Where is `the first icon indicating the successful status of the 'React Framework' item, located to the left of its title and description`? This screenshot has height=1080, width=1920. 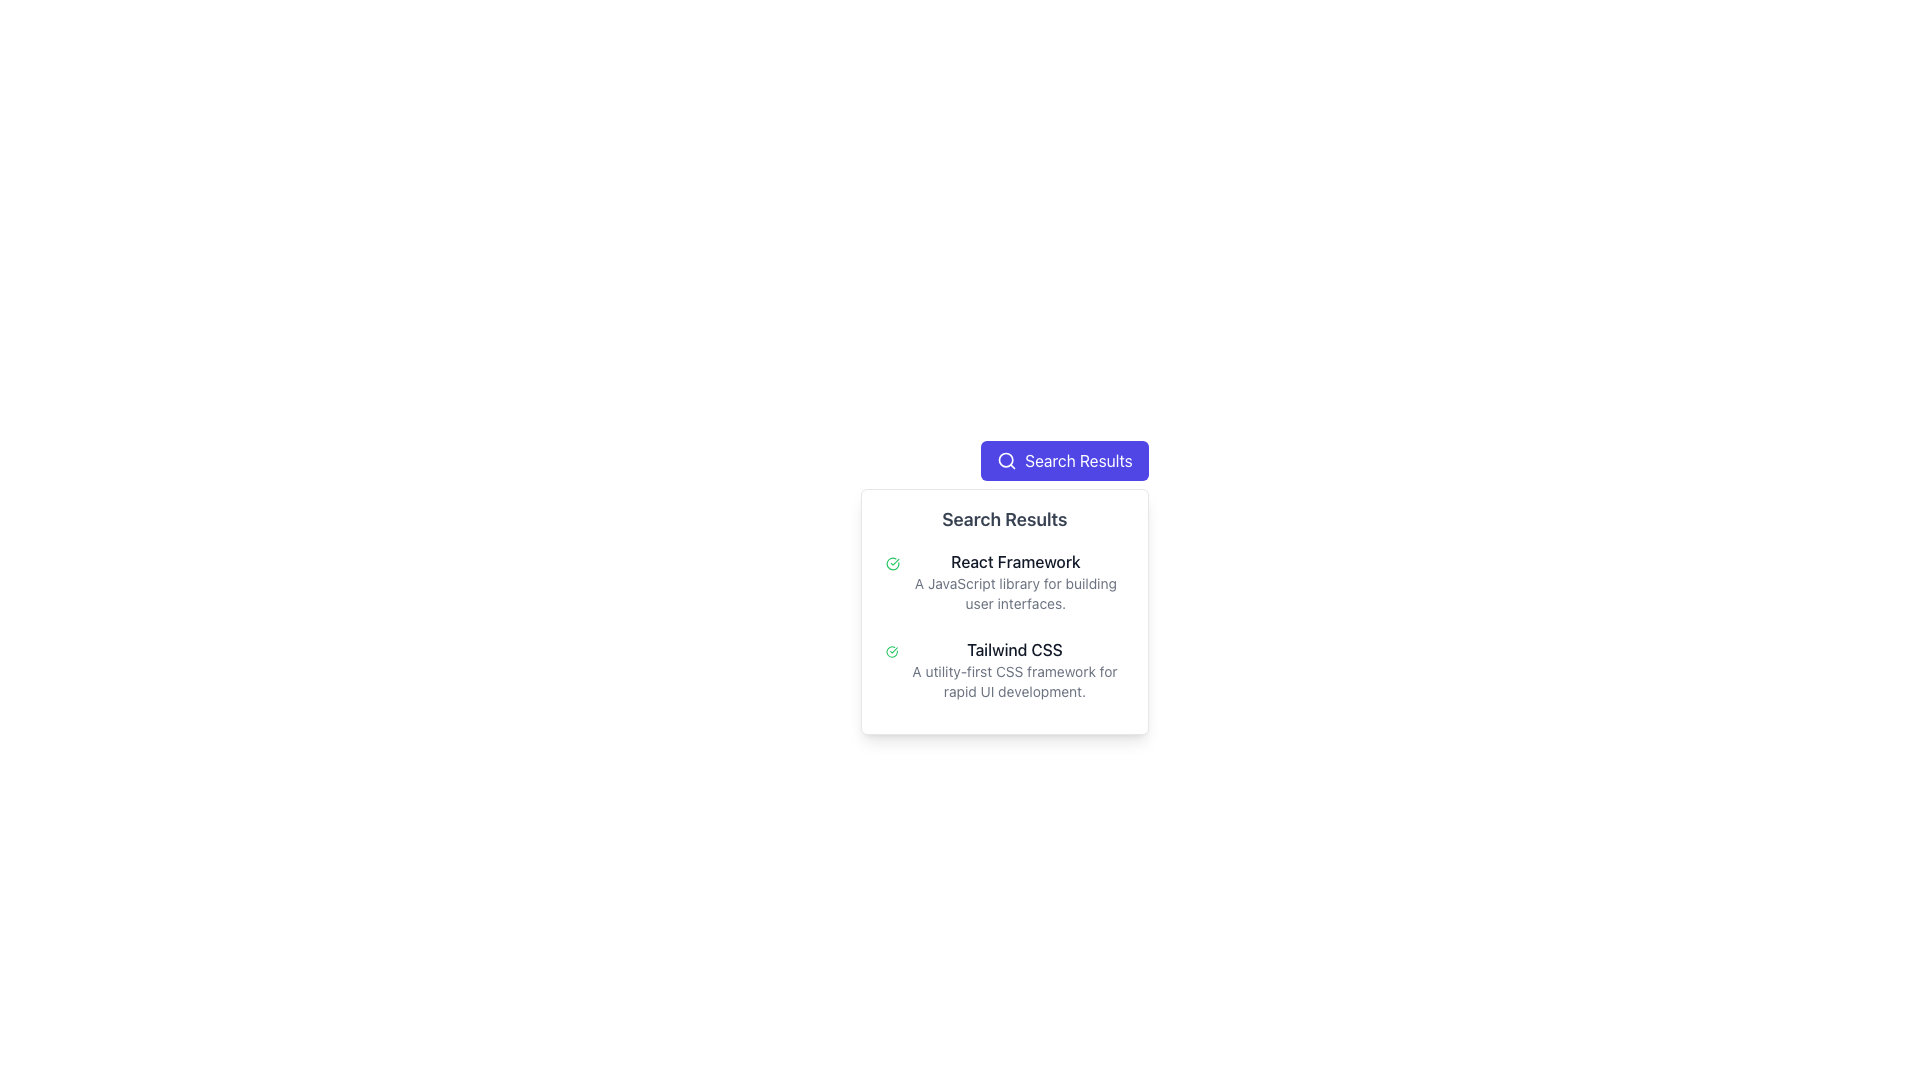
the first icon indicating the successful status of the 'React Framework' item, located to the left of its title and description is located at coordinates (891, 563).